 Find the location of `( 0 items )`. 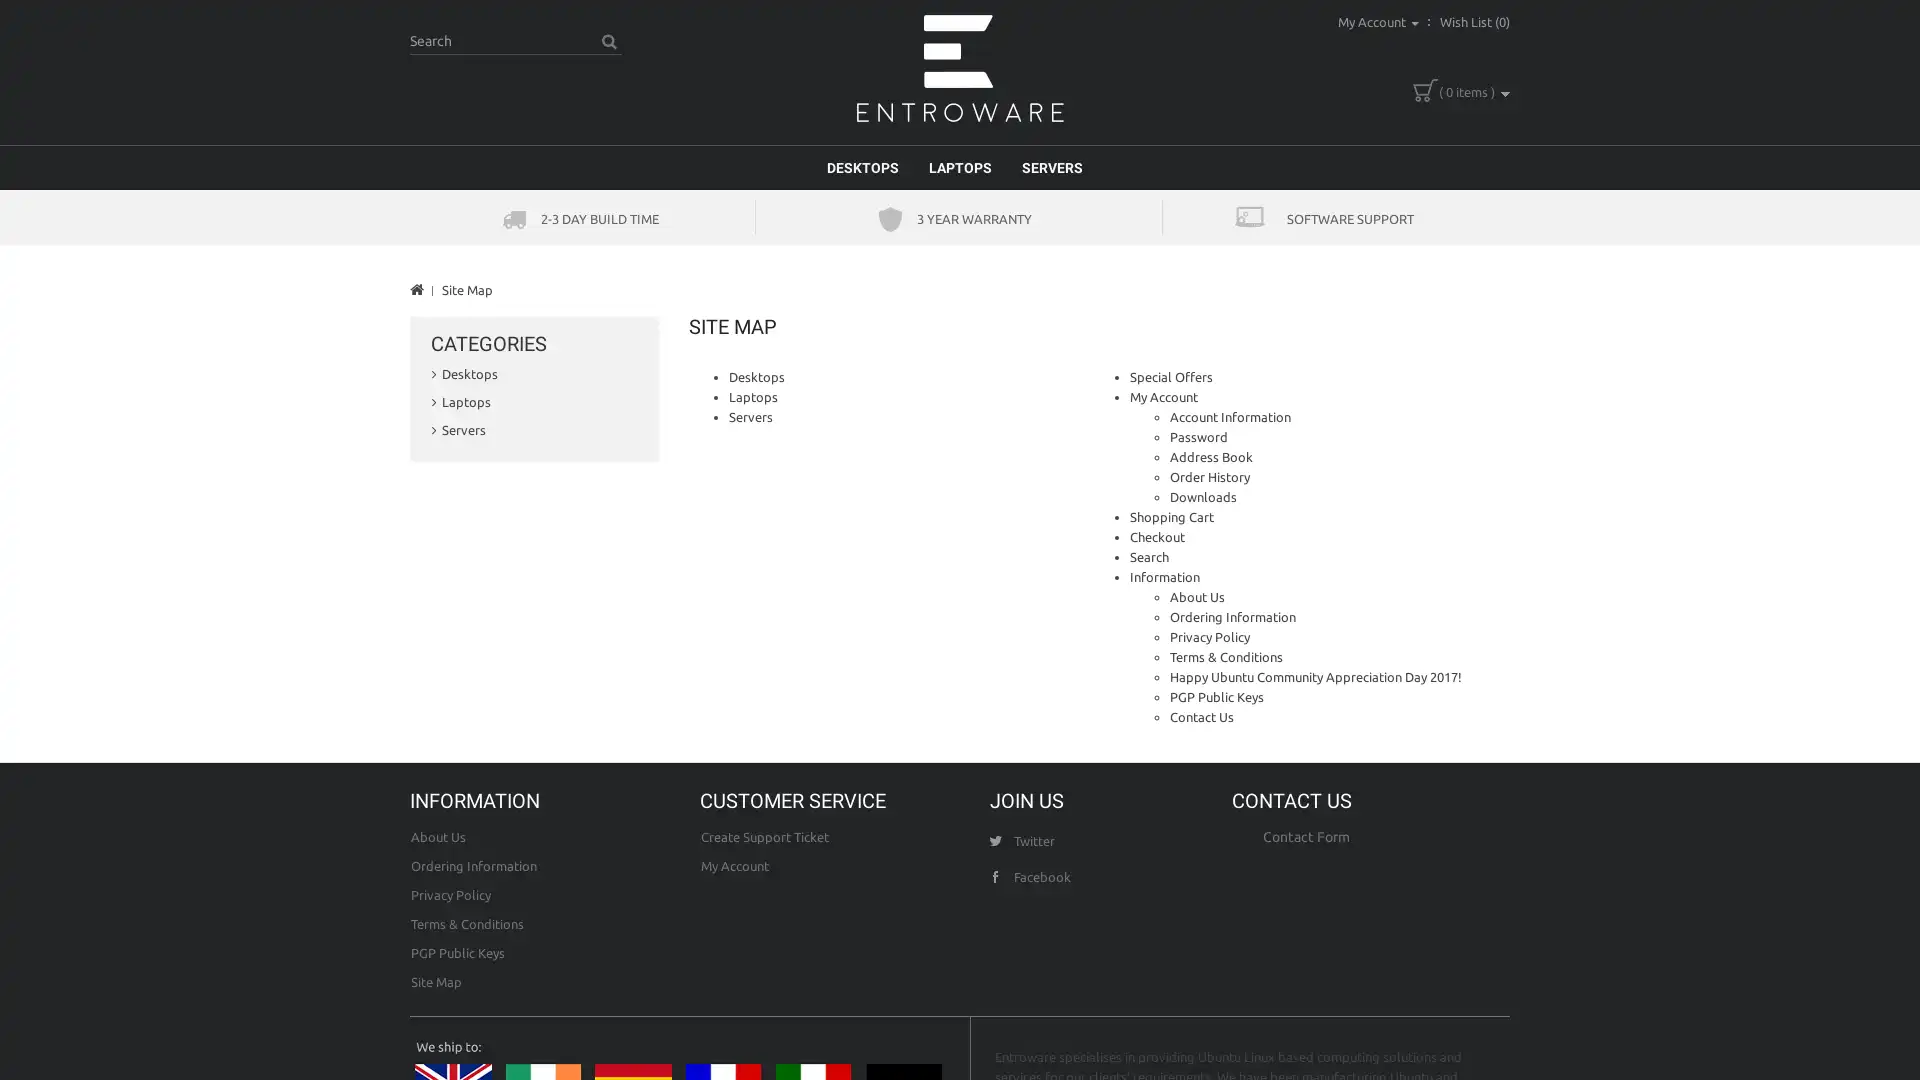

( 0 items ) is located at coordinates (1461, 91).